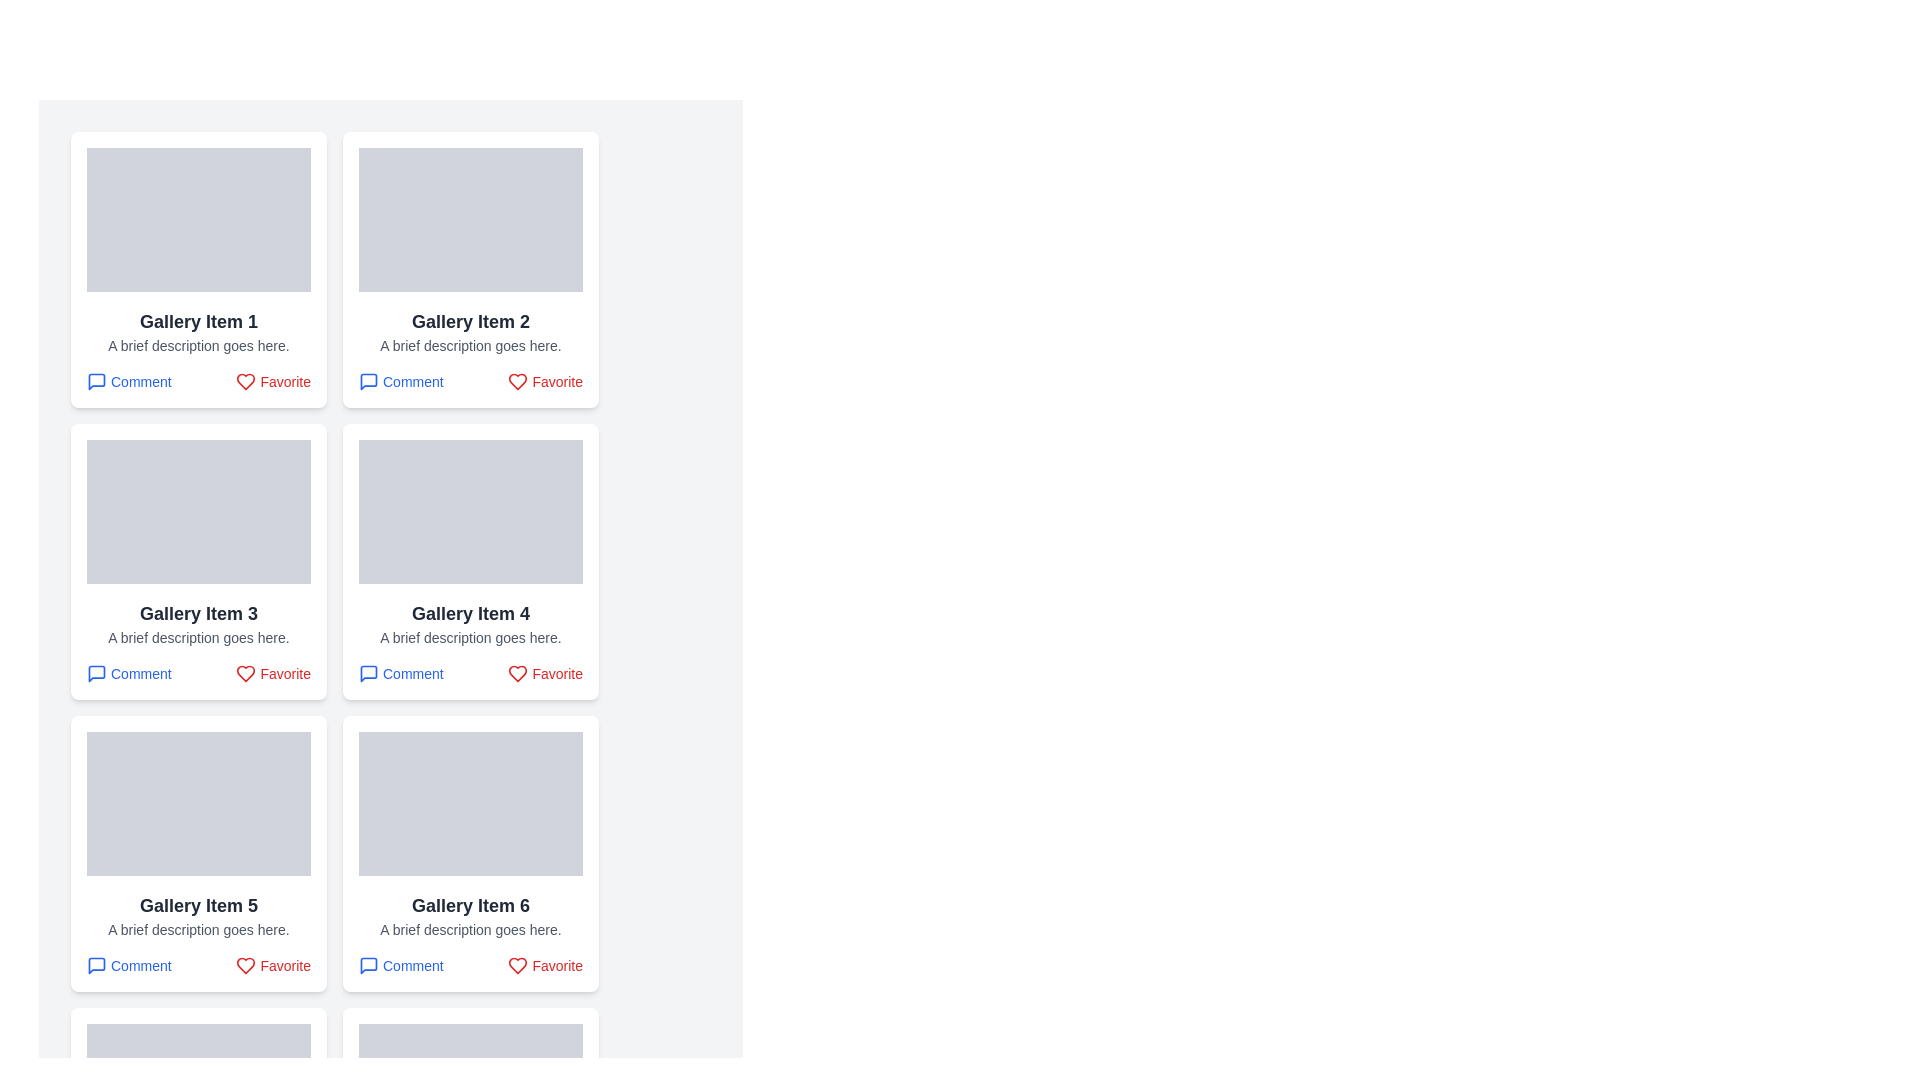 Image resolution: width=1920 pixels, height=1080 pixels. What do you see at coordinates (469, 637) in the screenshot?
I see `text label that provides a brief description located under the heading 'Gallery Item 4' in the fourth item of the grid layout` at bounding box center [469, 637].